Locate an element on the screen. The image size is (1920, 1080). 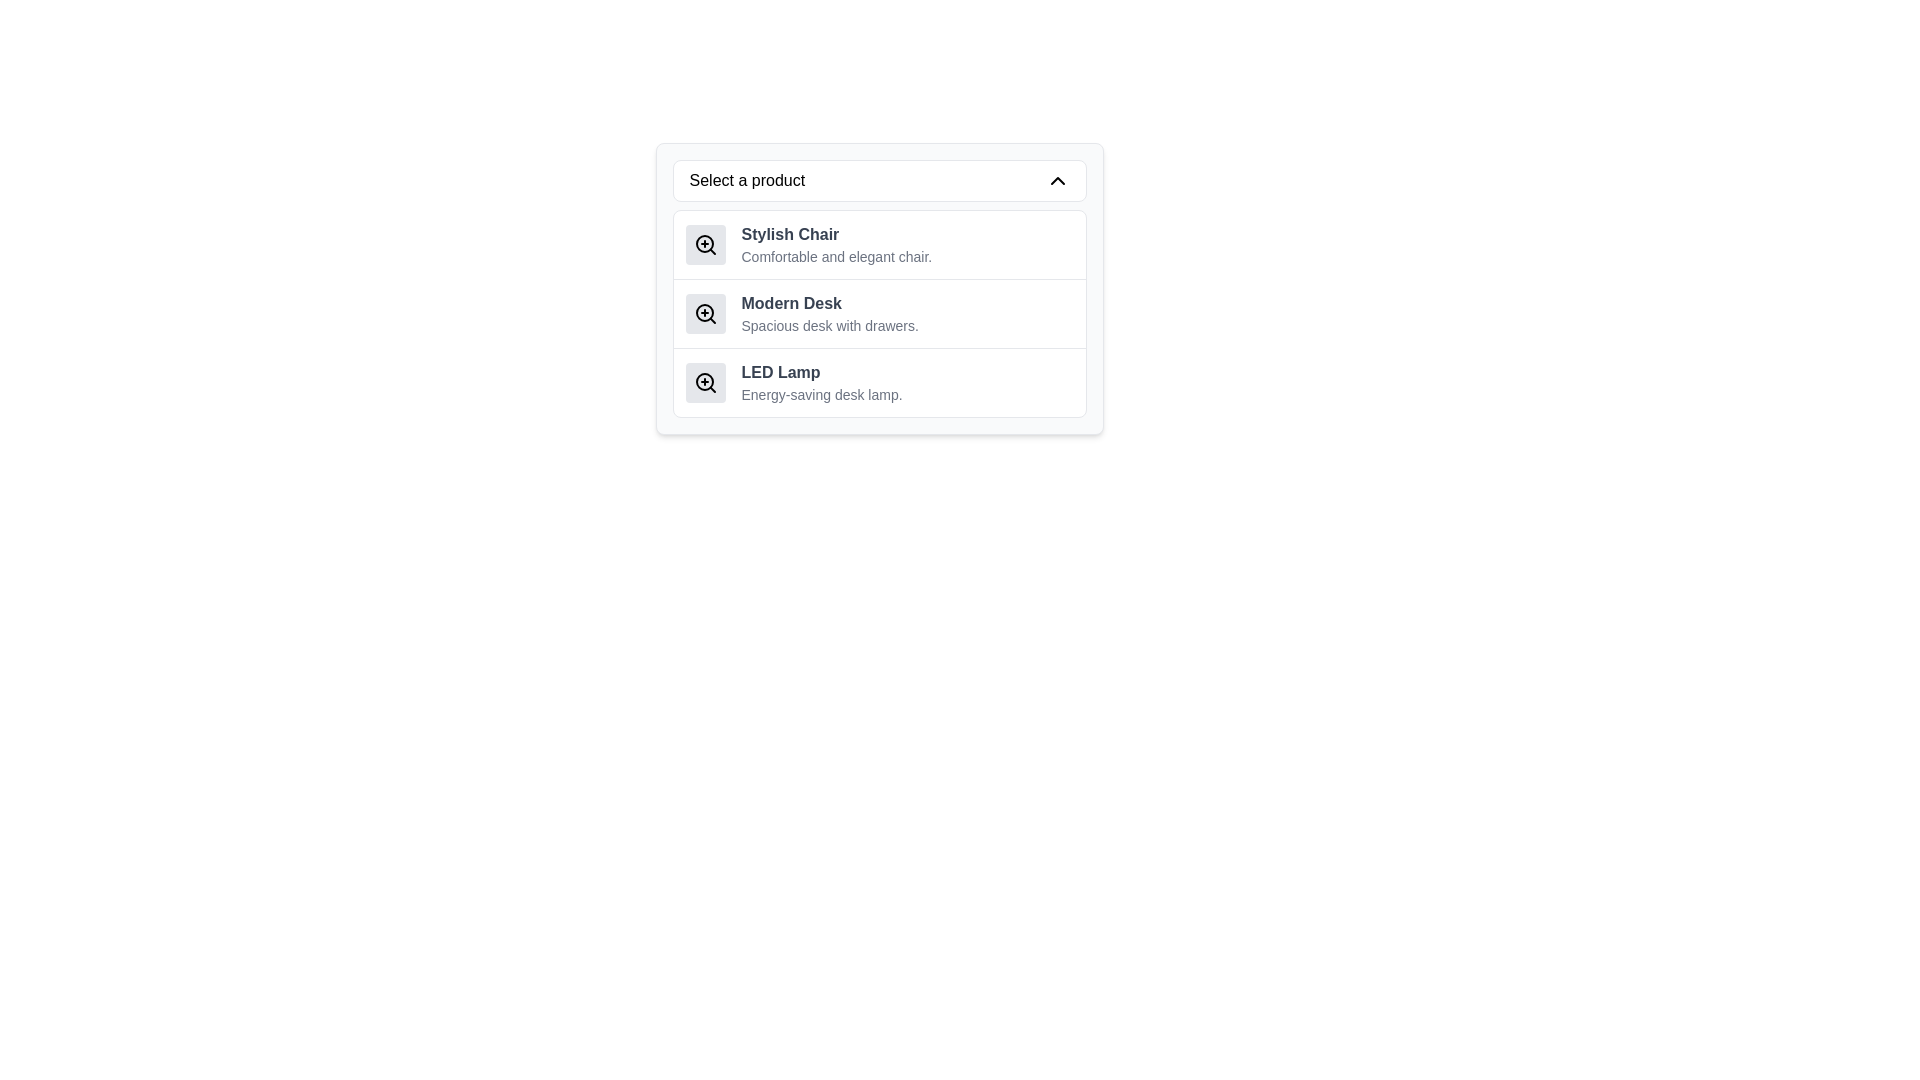
the Zoom In icon, which is represented by a magnifying glass with a plus symbol, located under the 'Select a product' heading is located at coordinates (705, 313).